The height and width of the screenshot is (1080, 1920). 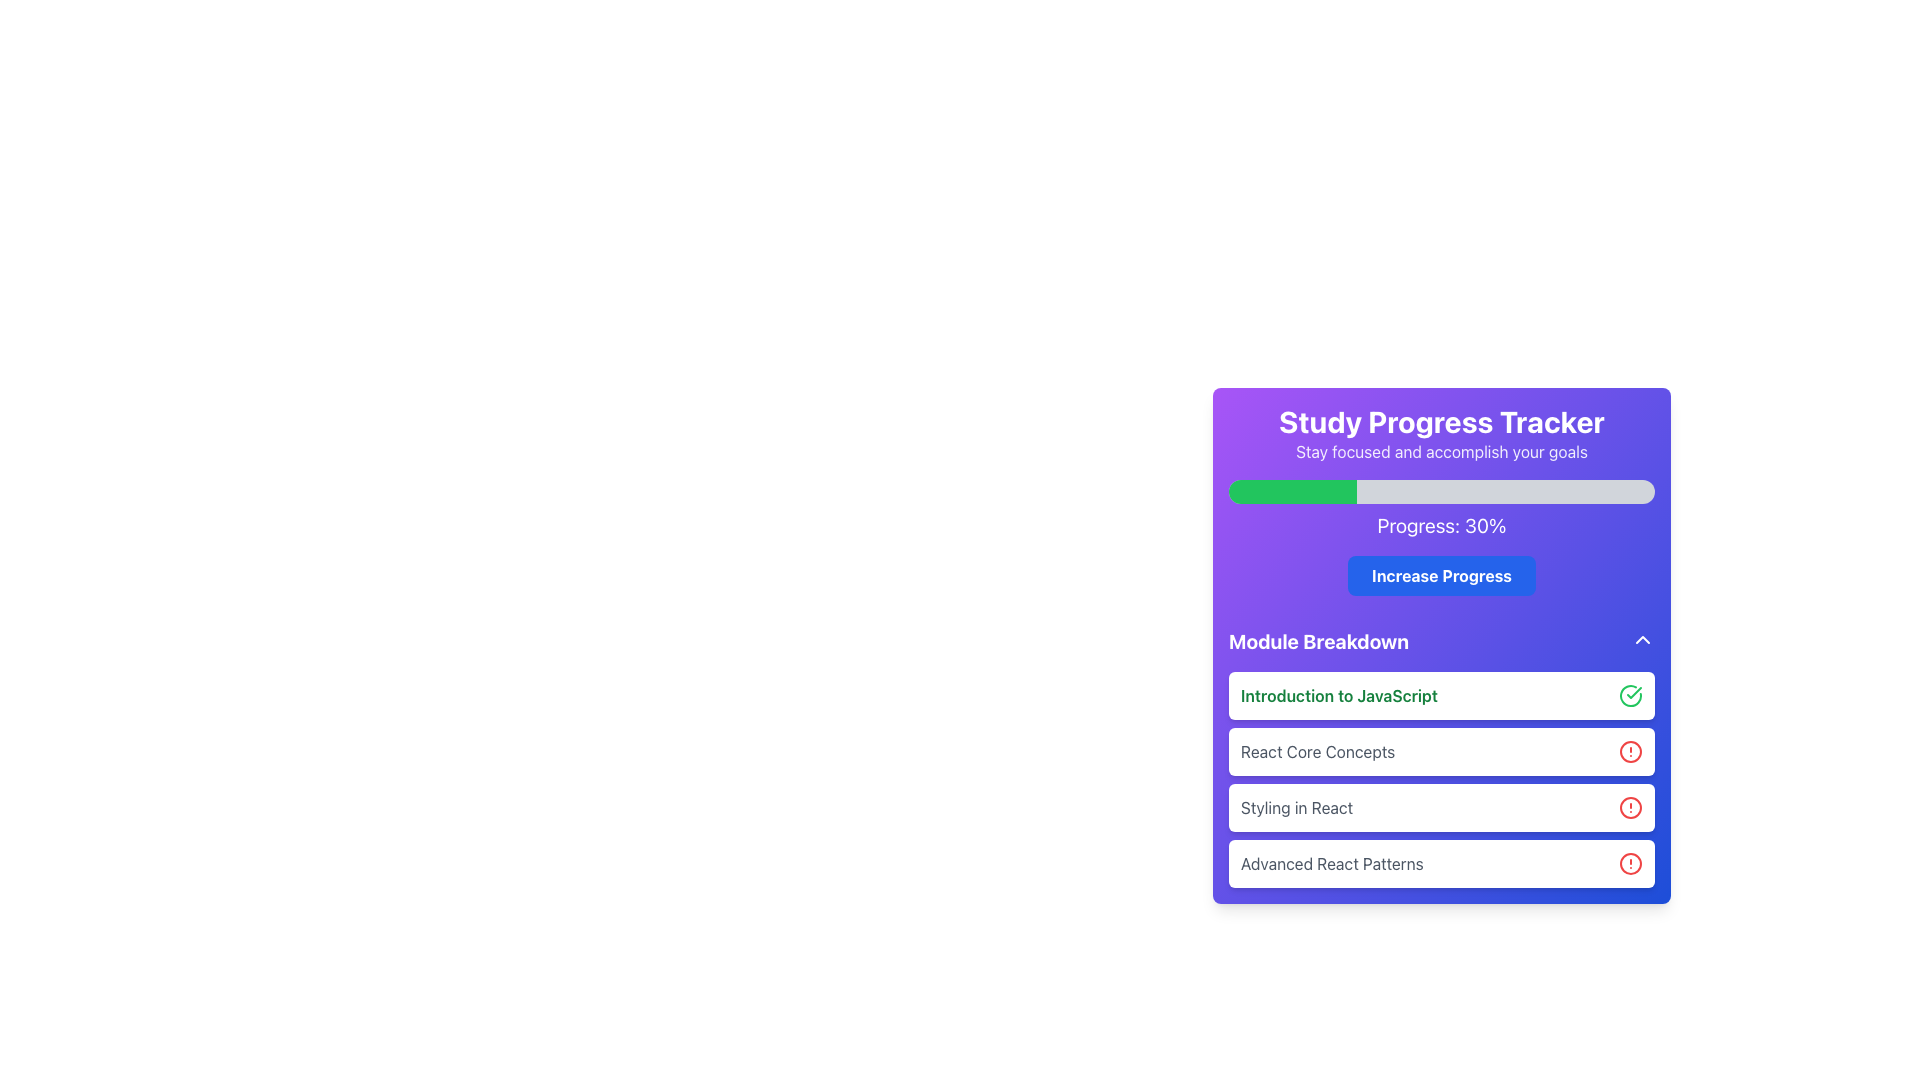 I want to click on the static informational display that shows 'Study Progress Tracker' with the subtitle 'Stay focused and accomplish your goals.', so click(x=1441, y=433).